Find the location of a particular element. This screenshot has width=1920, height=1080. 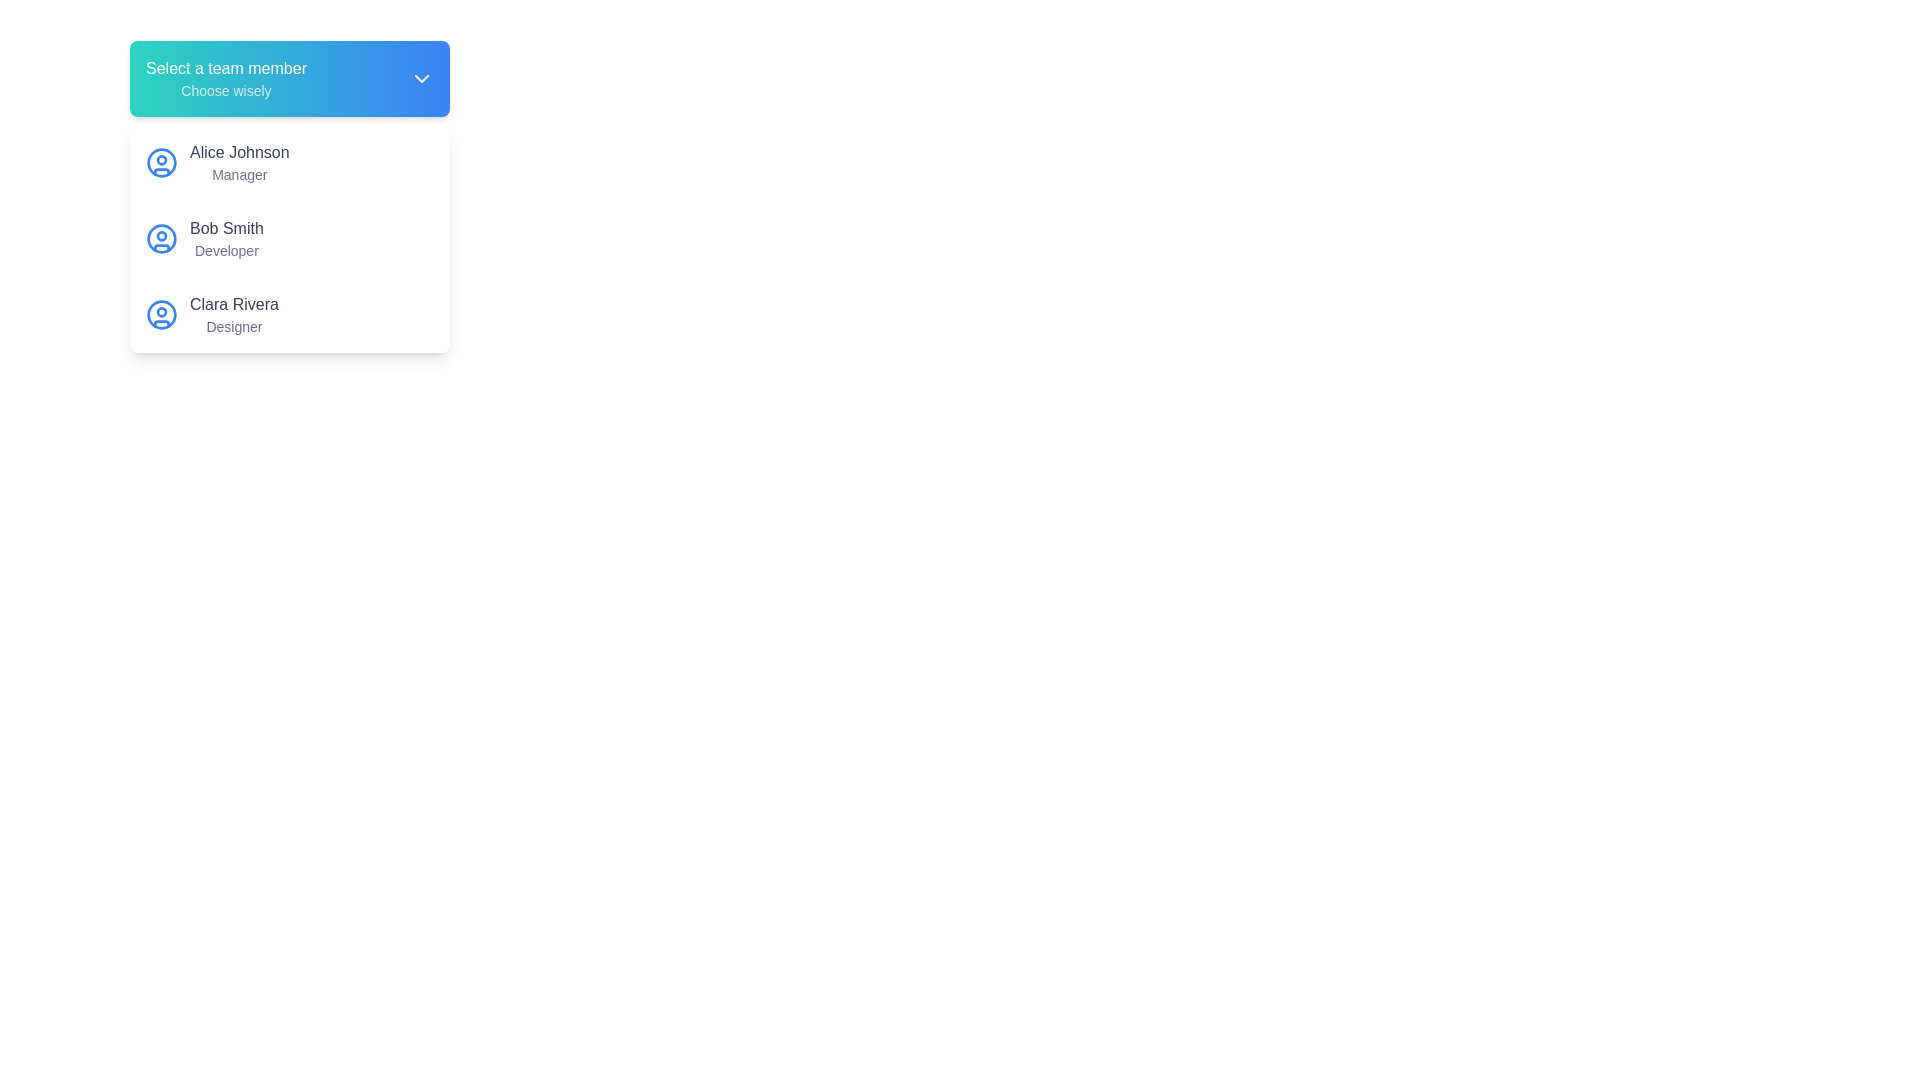

the static text label displaying 'Select a team member', which is prominently placed on a gradient blue-green background as the primary label within a dropdown component is located at coordinates (226, 68).